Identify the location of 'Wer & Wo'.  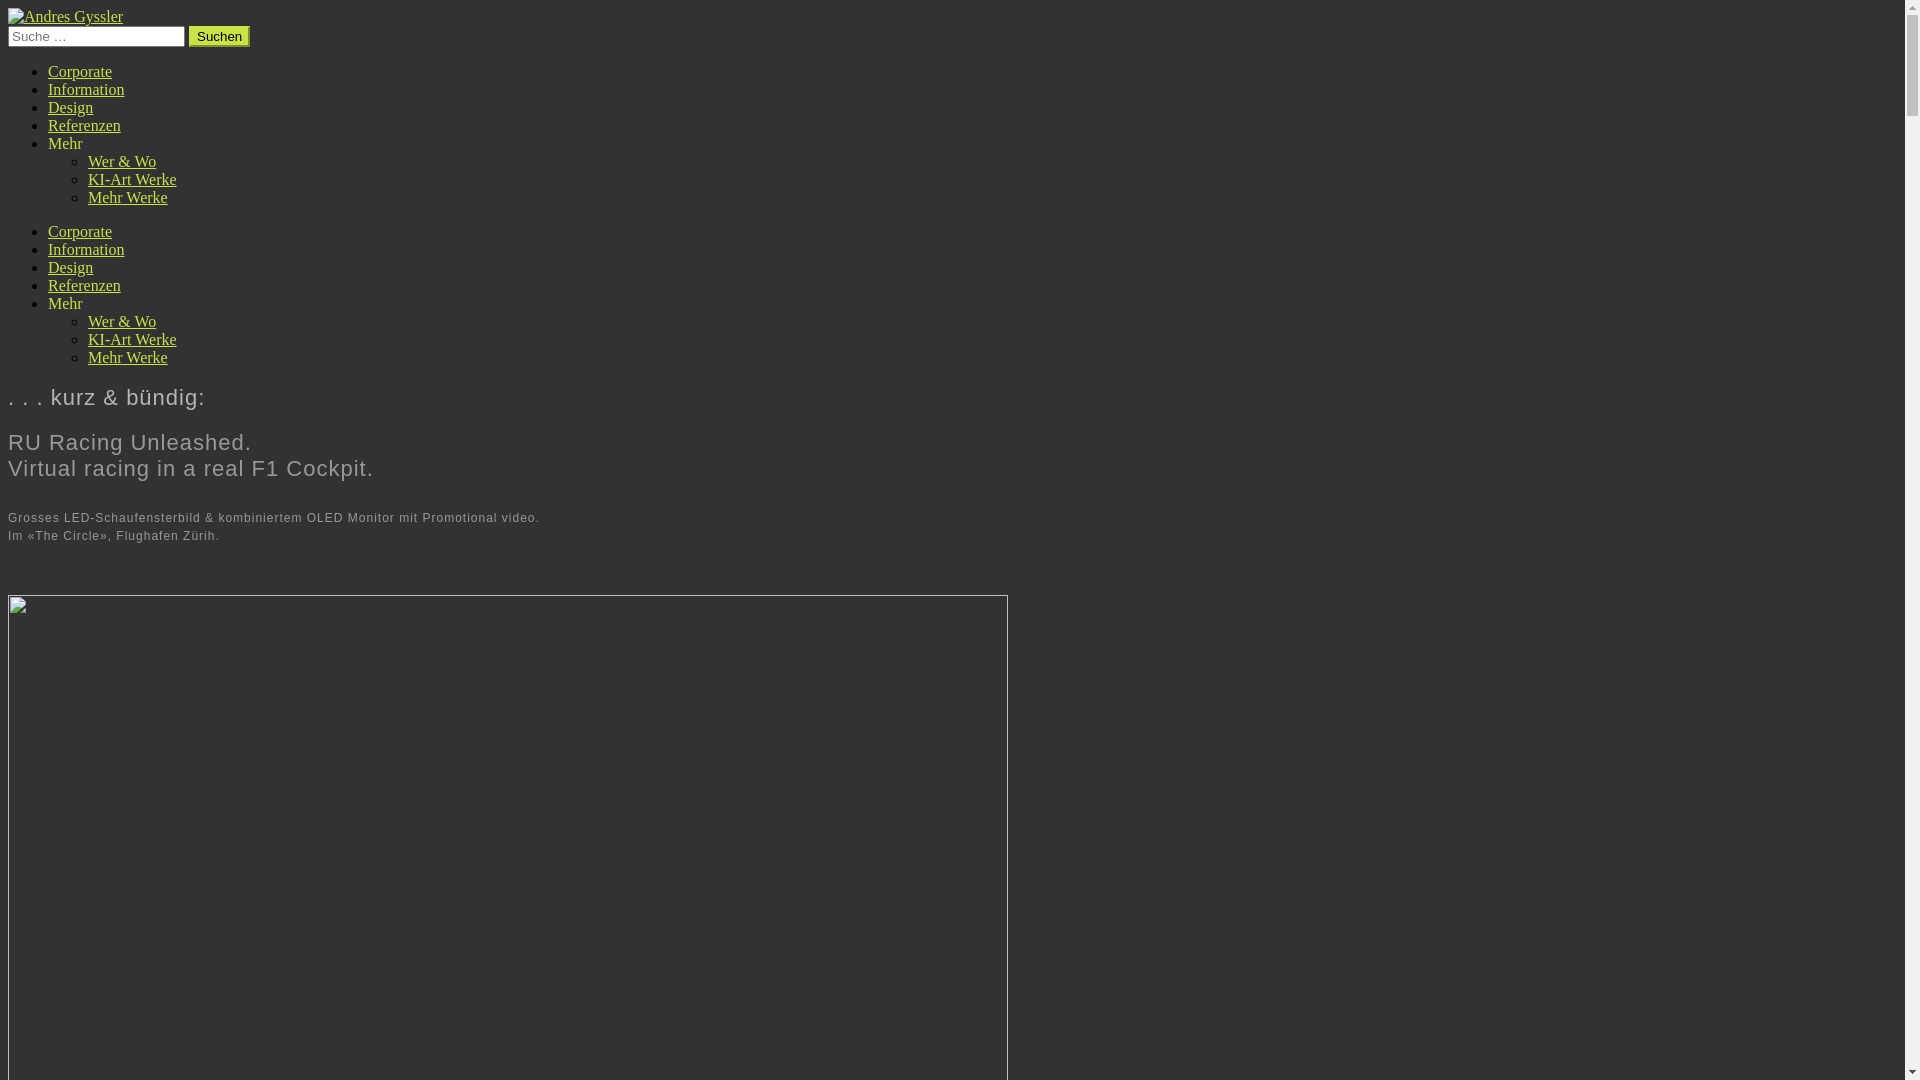
(86, 160).